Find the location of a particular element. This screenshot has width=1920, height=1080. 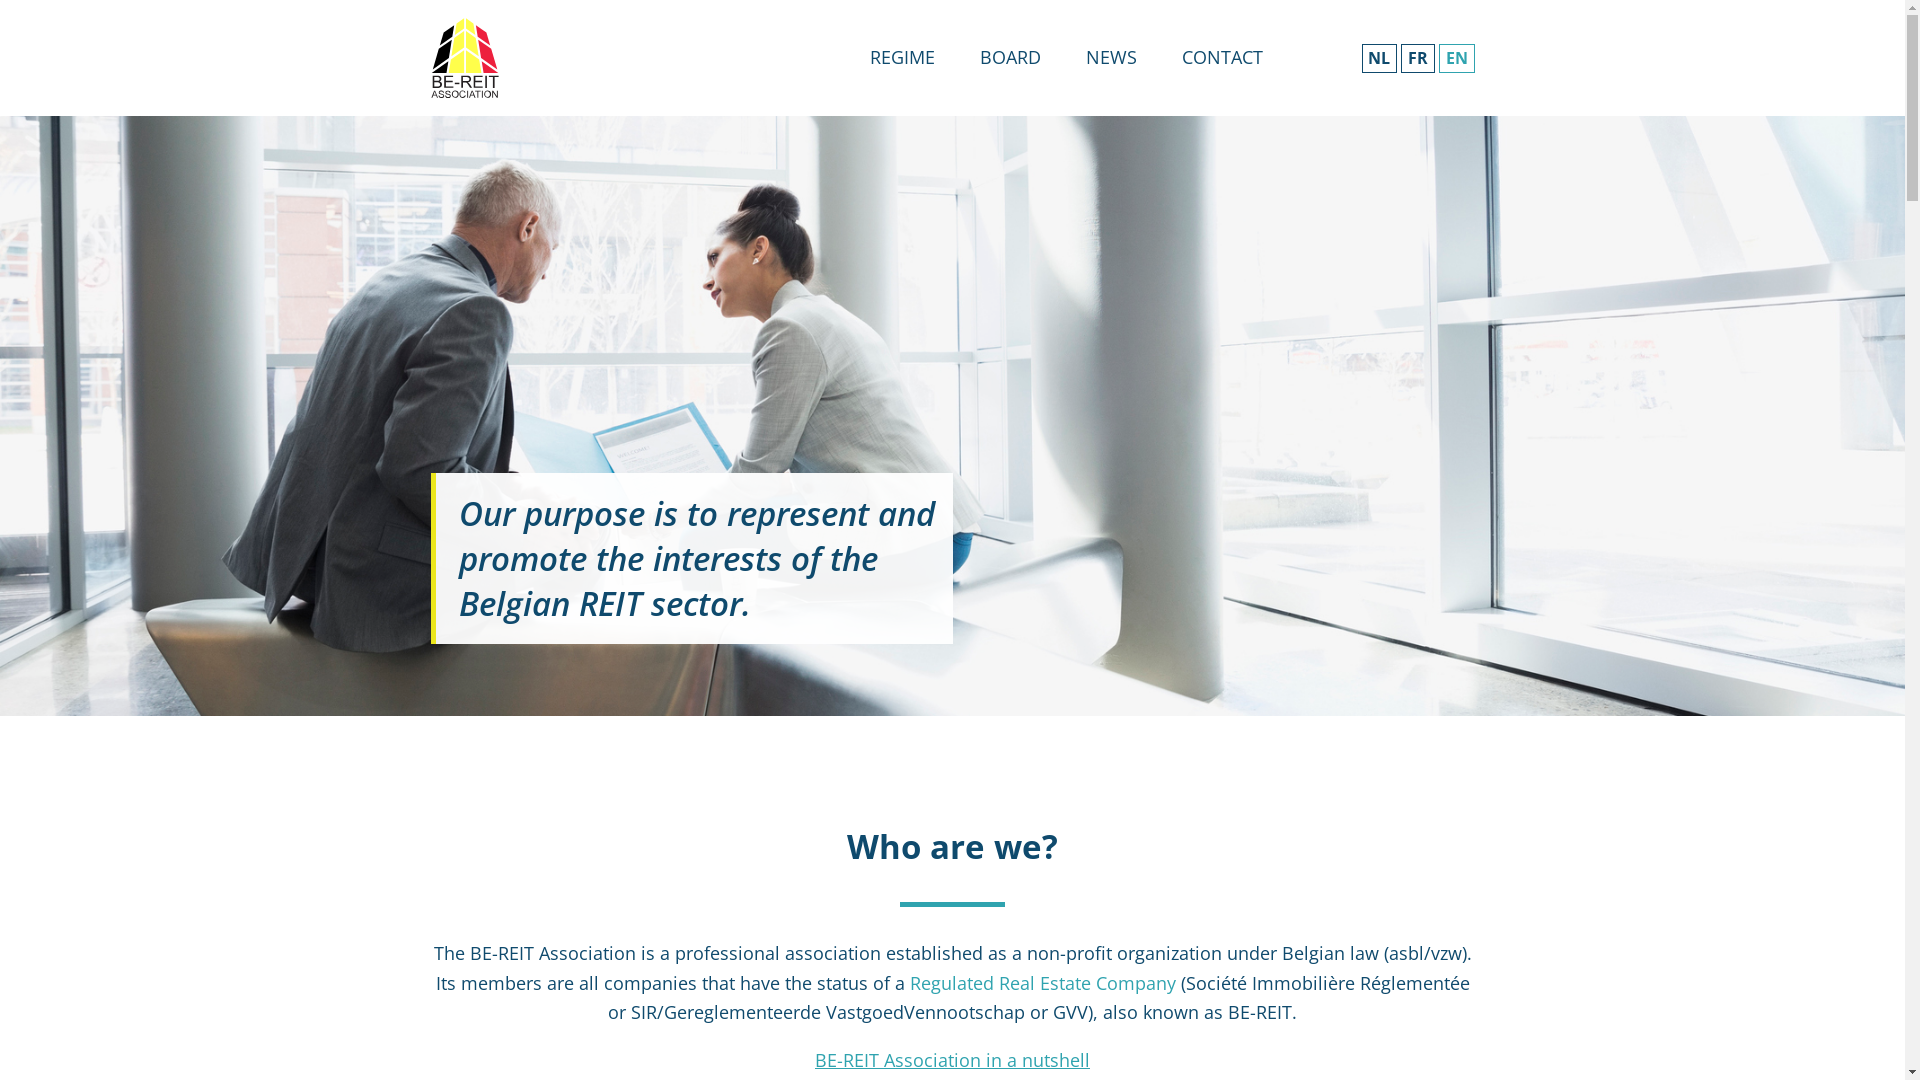

'FR' is located at coordinates (1416, 57).